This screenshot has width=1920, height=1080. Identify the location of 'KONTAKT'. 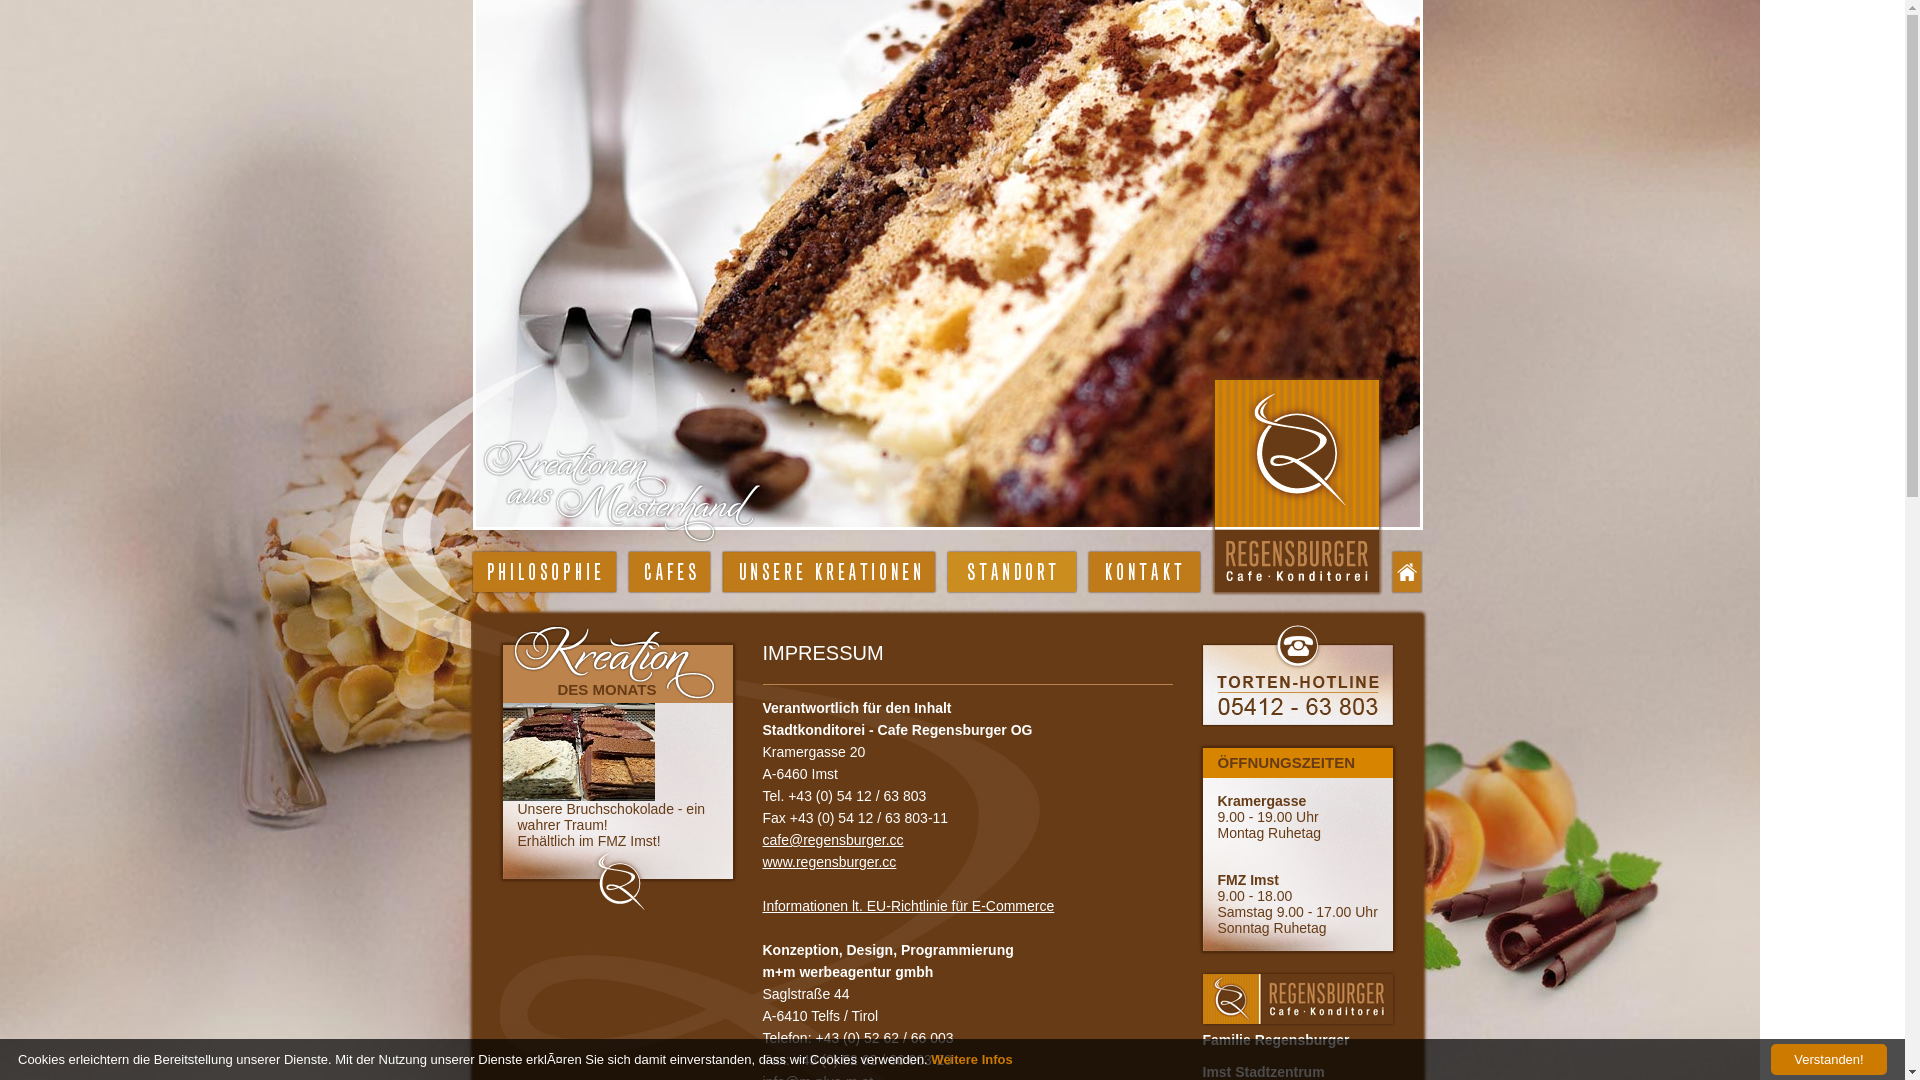
(1143, 571).